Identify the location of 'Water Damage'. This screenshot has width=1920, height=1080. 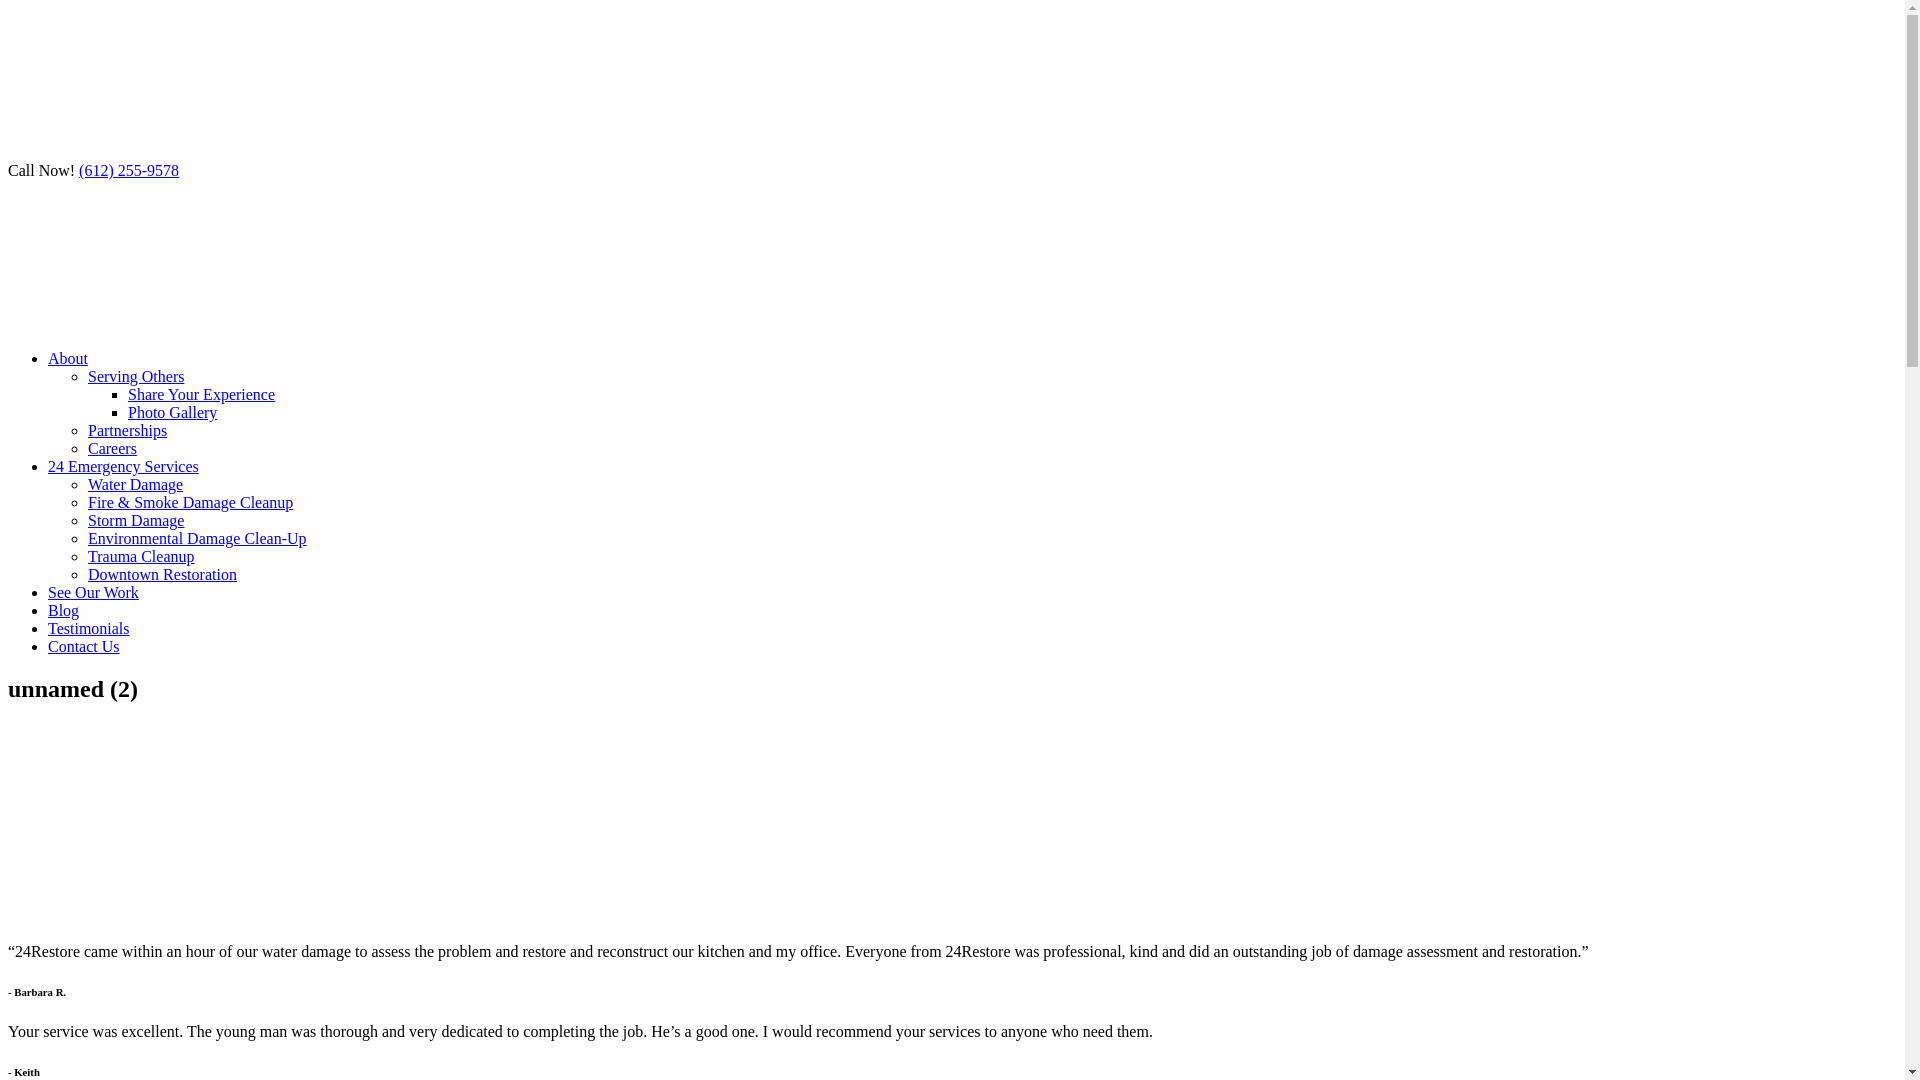
(134, 484).